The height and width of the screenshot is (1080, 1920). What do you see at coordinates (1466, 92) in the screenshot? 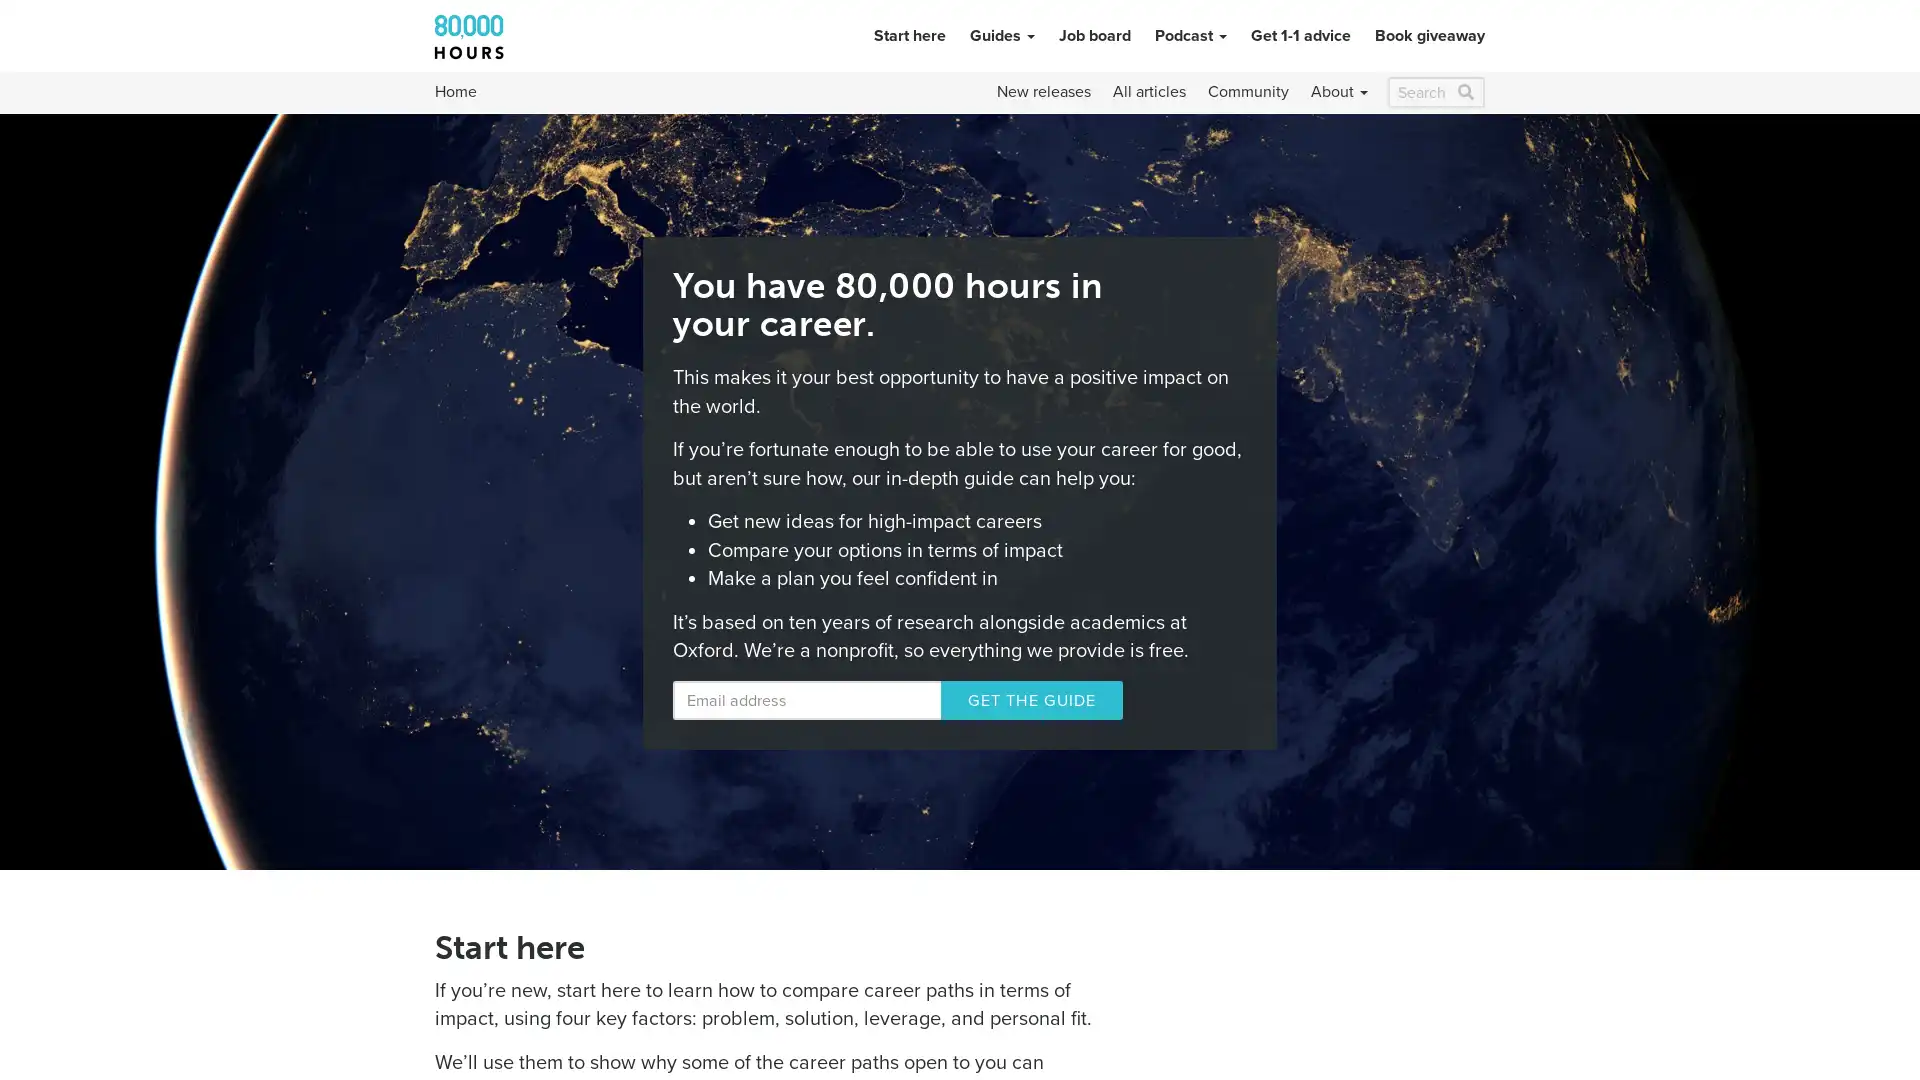
I see `Search` at bounding box center [1466, 92].